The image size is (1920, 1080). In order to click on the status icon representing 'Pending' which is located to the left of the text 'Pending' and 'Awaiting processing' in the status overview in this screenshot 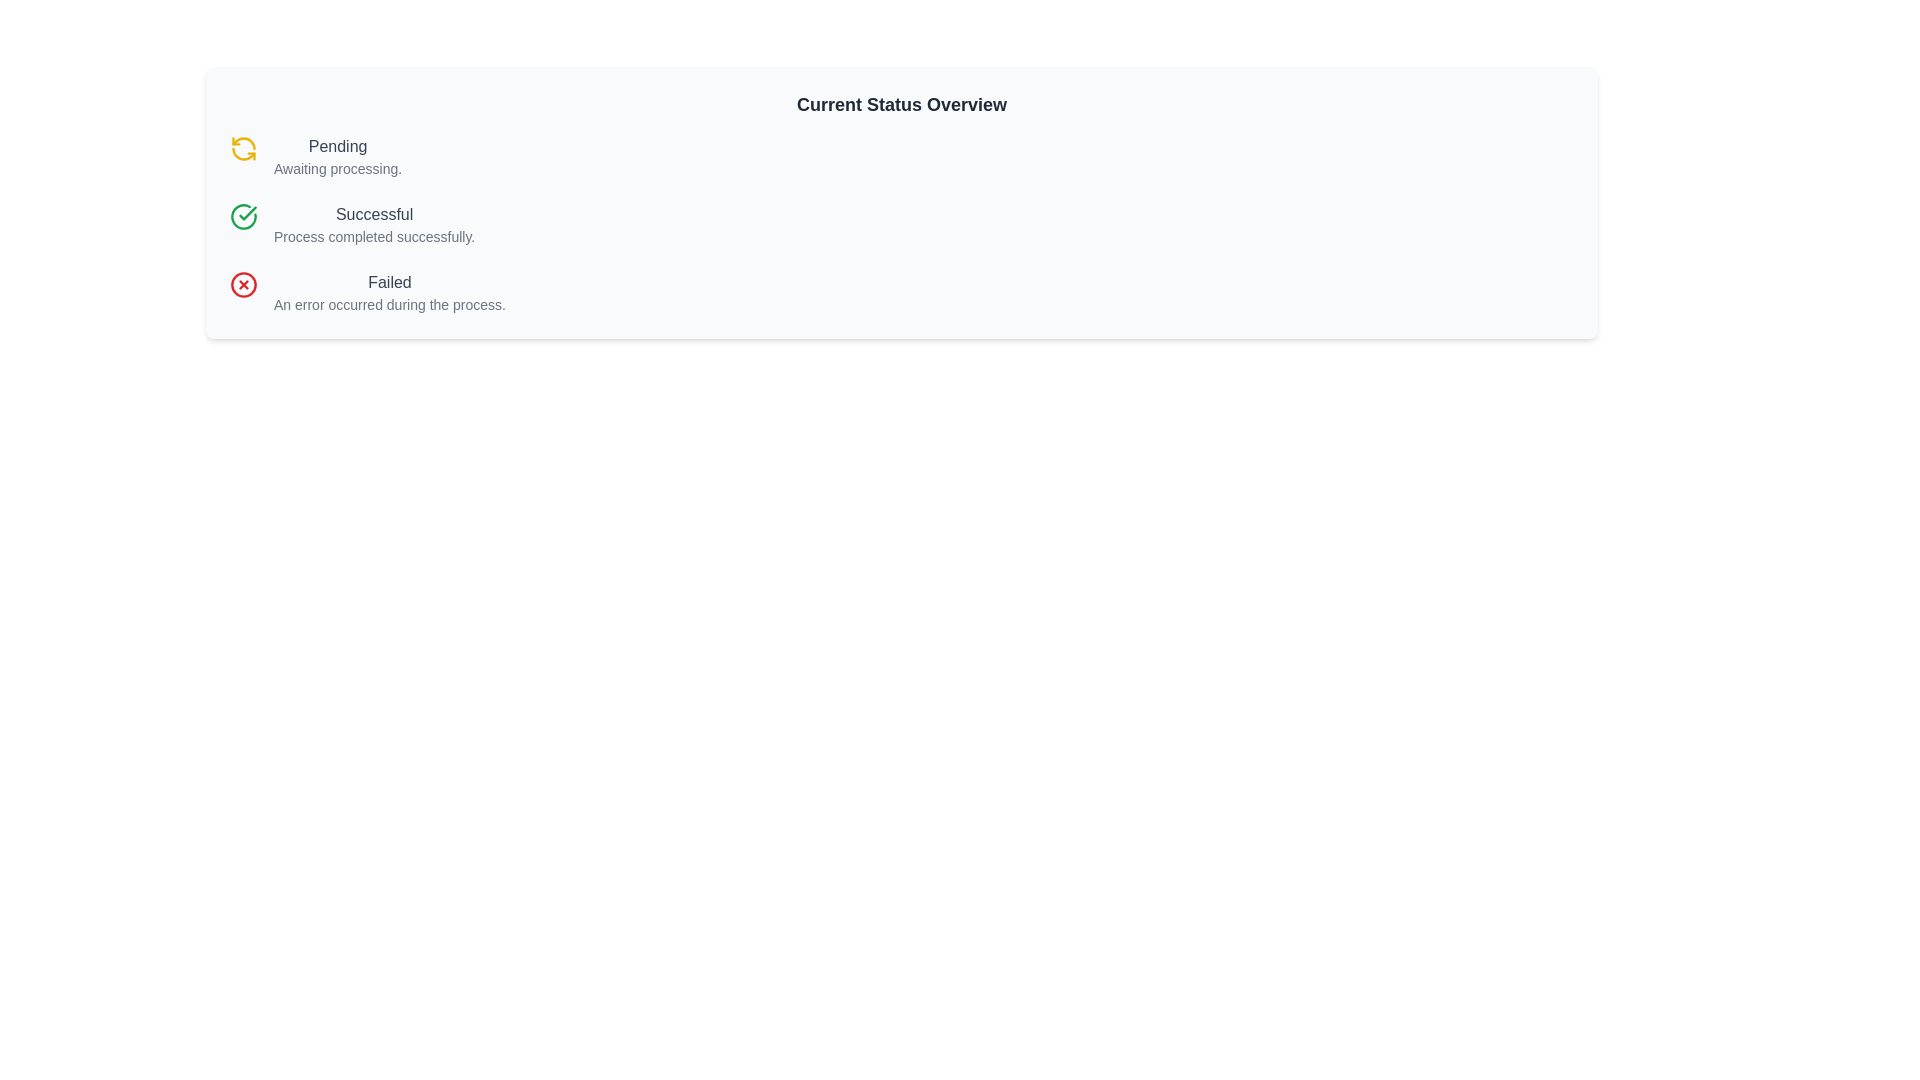, I will do `click(243, 148)`.